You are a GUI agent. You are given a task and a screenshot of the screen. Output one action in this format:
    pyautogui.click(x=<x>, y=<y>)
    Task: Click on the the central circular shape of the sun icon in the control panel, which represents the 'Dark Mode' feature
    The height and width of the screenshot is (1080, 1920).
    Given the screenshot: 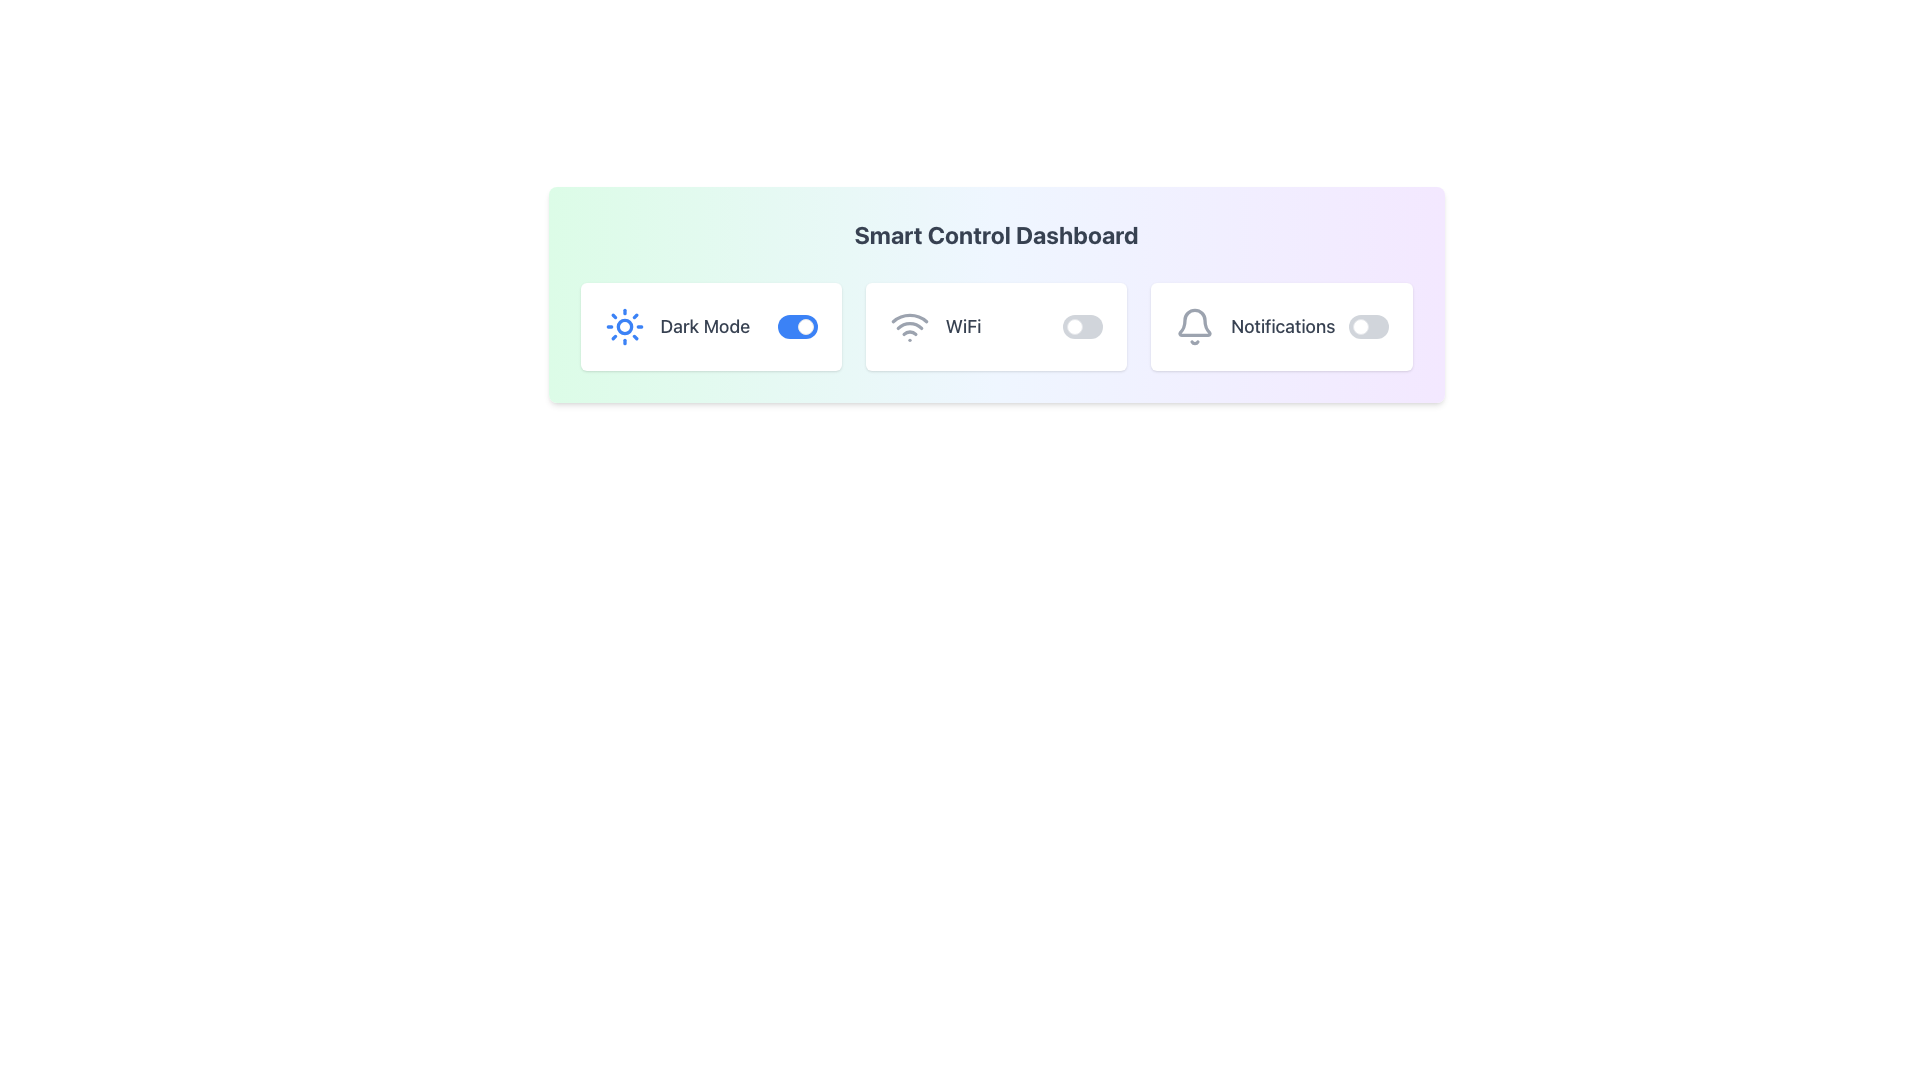 What is the action you would take?
    pyautogui.click(x=623, y=326)
    